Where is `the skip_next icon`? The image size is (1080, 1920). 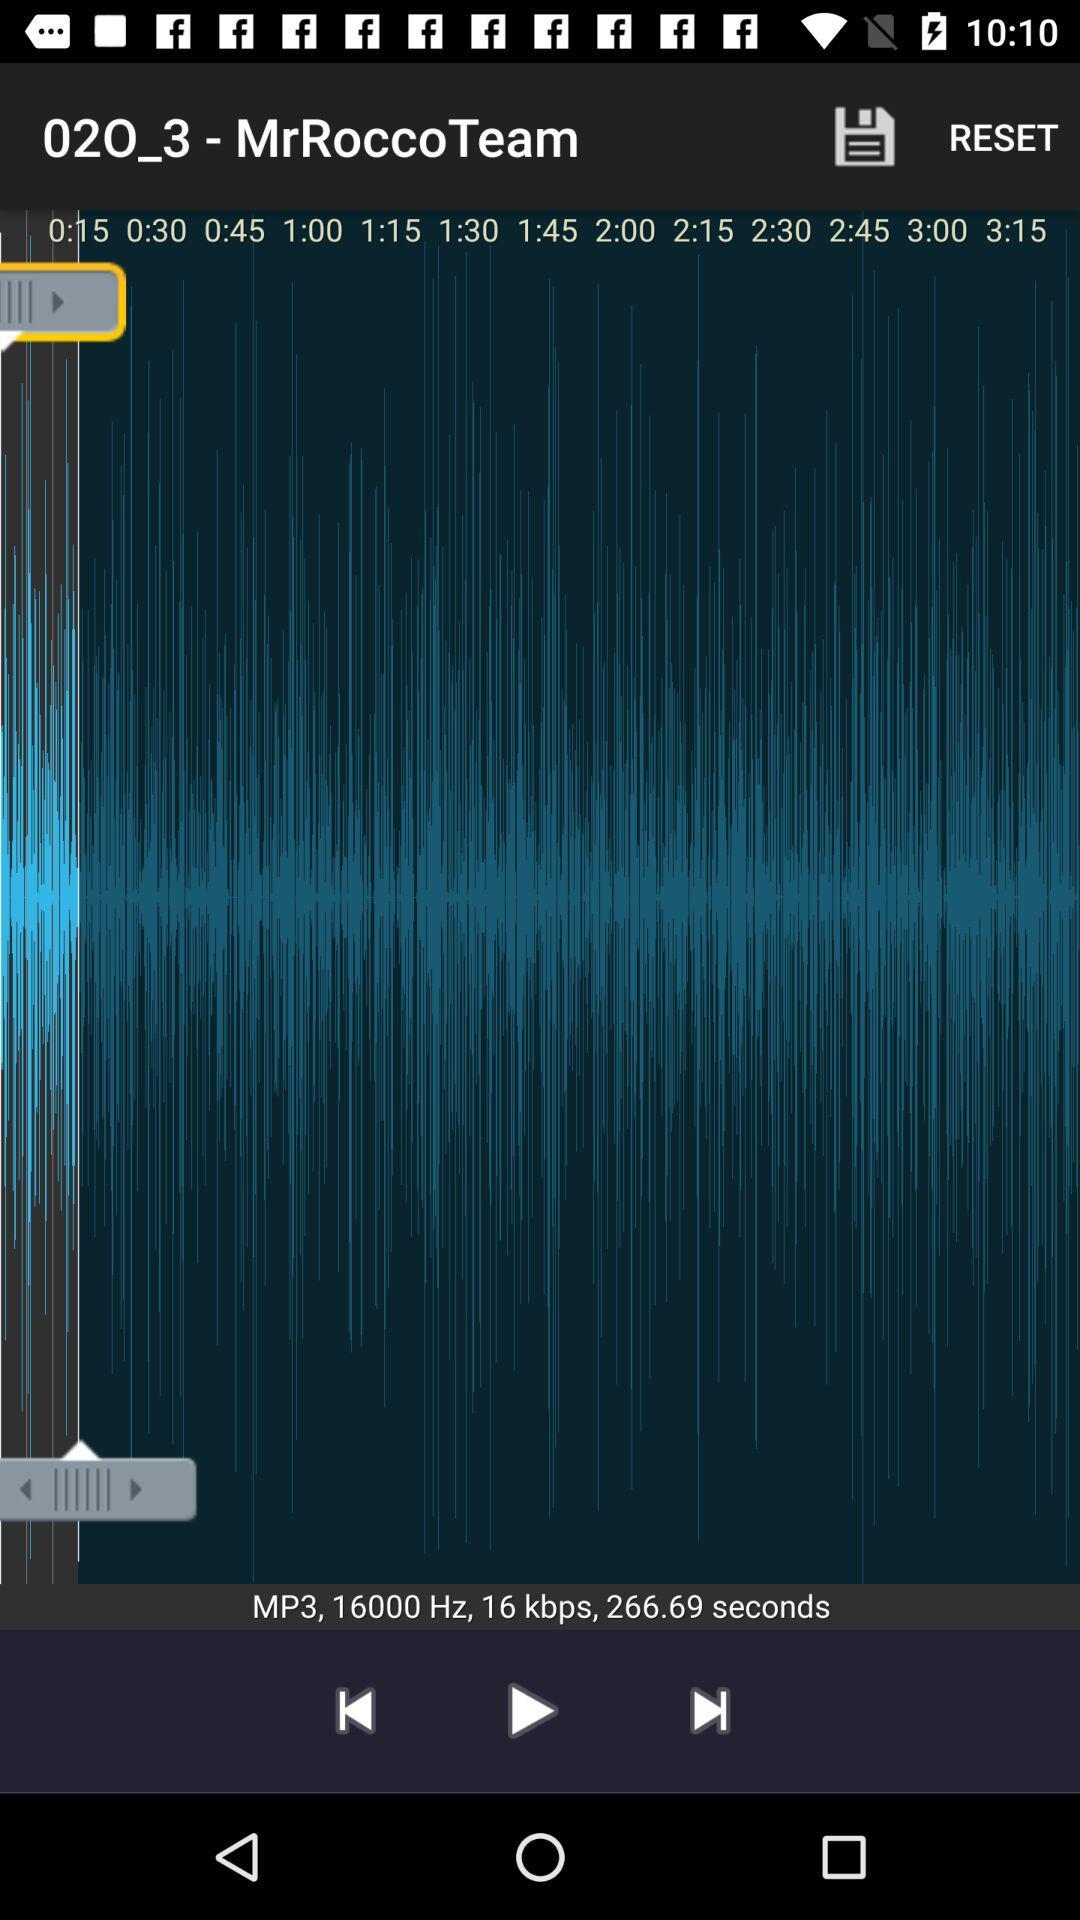
the skip_next icon is located at coordinates (709, 1709).